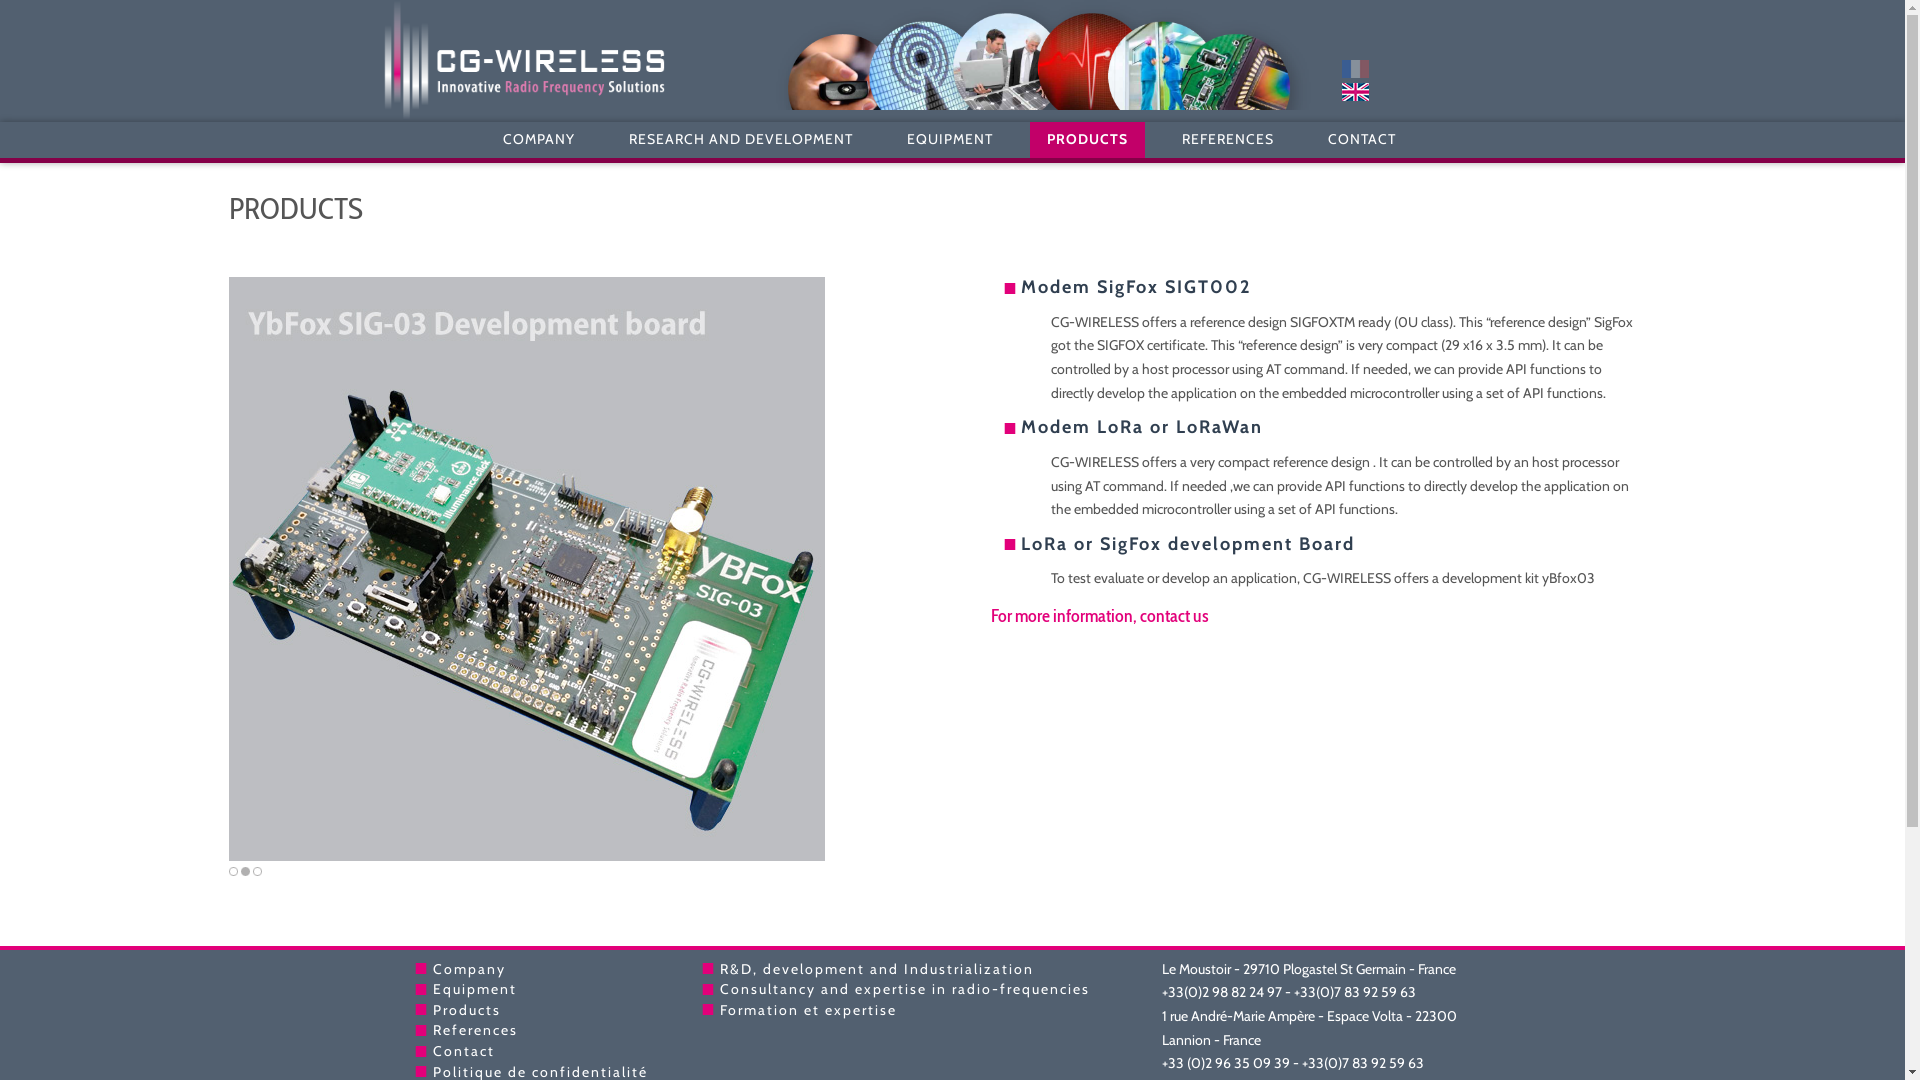 This screenshot has height=1080, width=1920. I want to click on 'For more information, contact us', so click(1098, 615).